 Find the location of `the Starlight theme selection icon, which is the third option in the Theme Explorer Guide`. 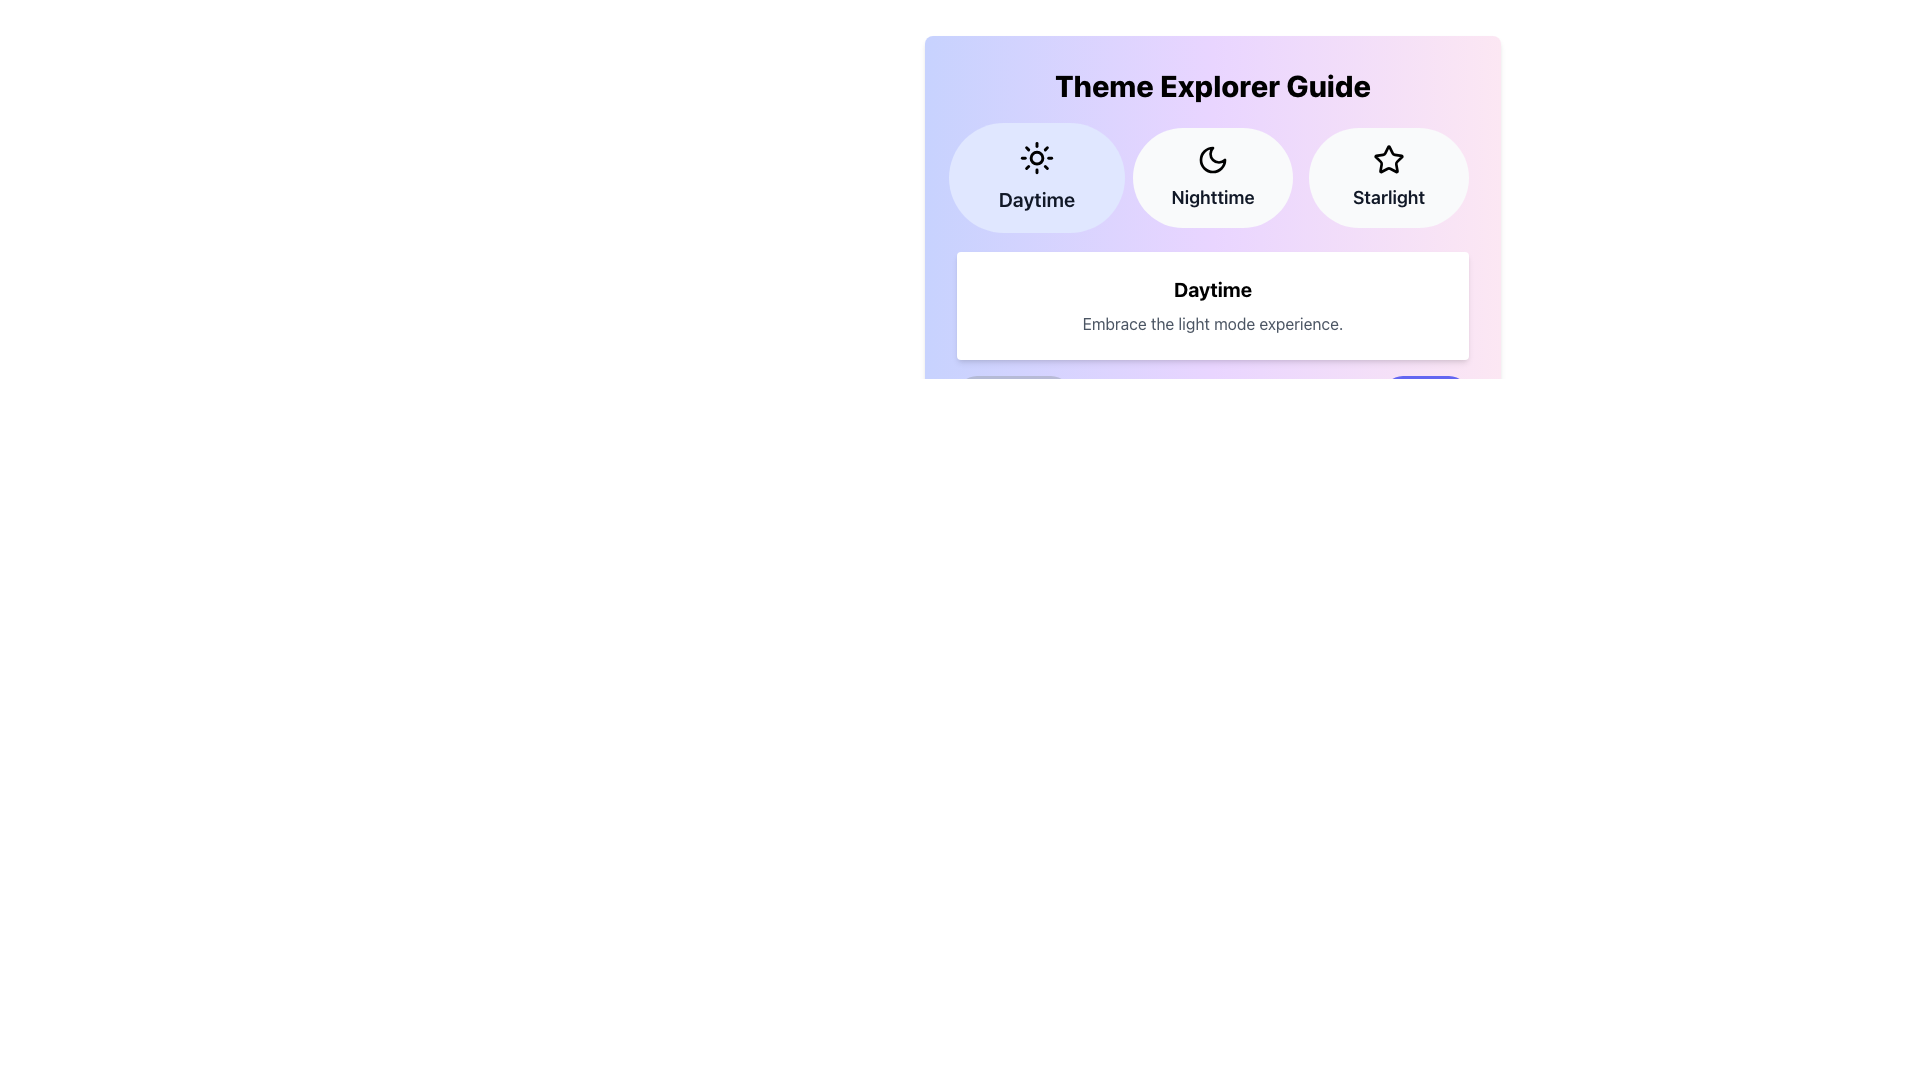

the Starlight theme selection icon, which is the third option in the Theme Explorer Guide is located at coordinates (1387, 158).